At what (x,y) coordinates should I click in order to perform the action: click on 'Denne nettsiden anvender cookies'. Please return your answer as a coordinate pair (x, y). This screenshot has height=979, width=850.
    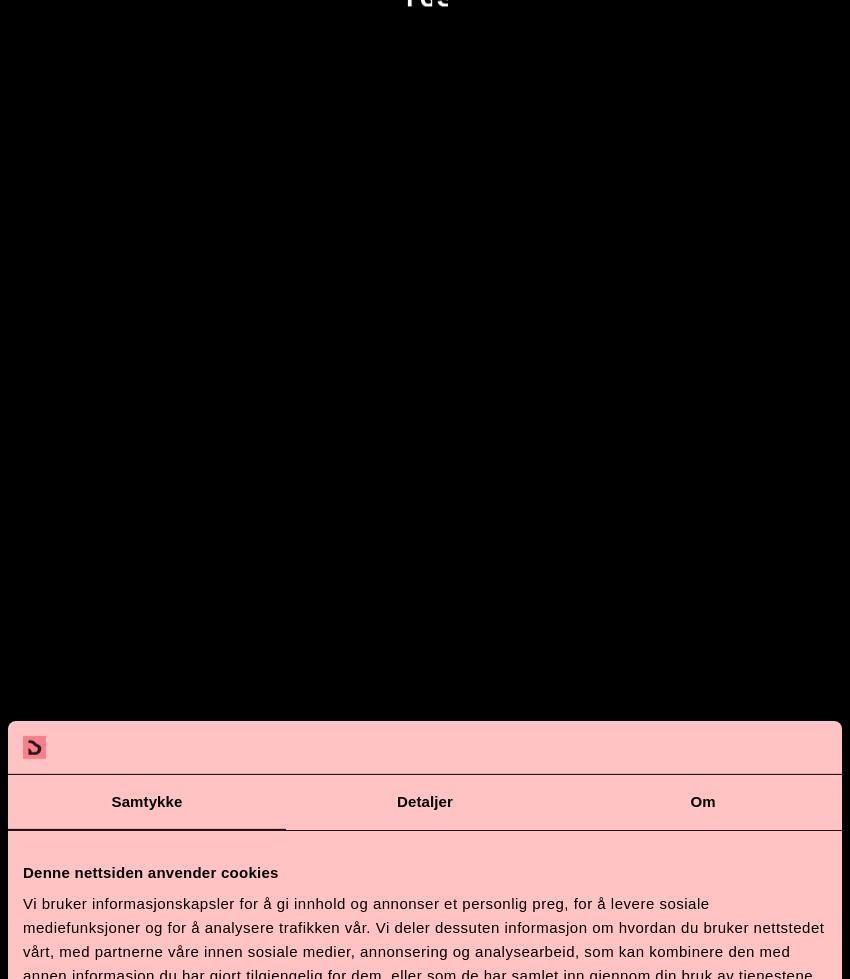
    Looking at the image, I should click on (150, 870).